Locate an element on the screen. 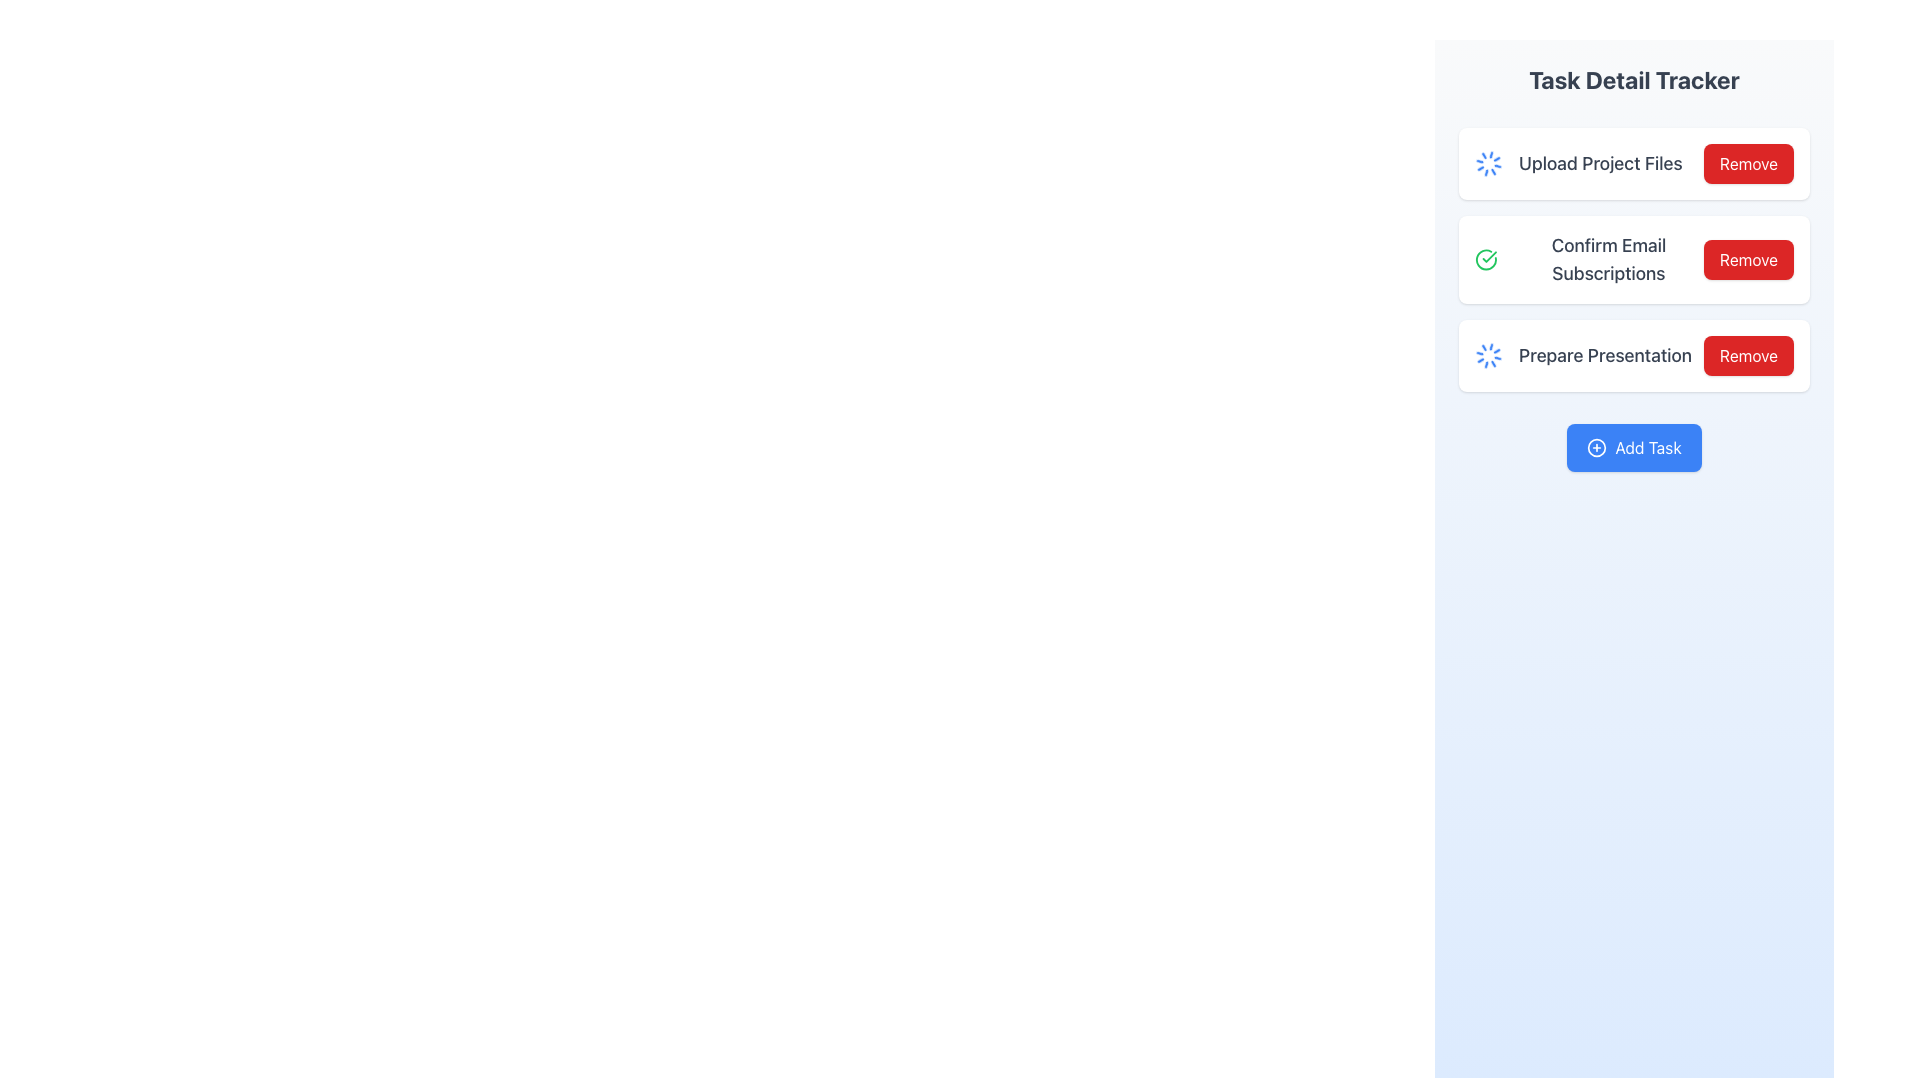 Image resolution: width=1920 pixels, height=1080 pixels. the animated loader icon located to the left of the 'Prepare Presentation' text label in the 'Task Detail Tracker' section, which is associated with the third task item is located at coordinates (1488, 354).